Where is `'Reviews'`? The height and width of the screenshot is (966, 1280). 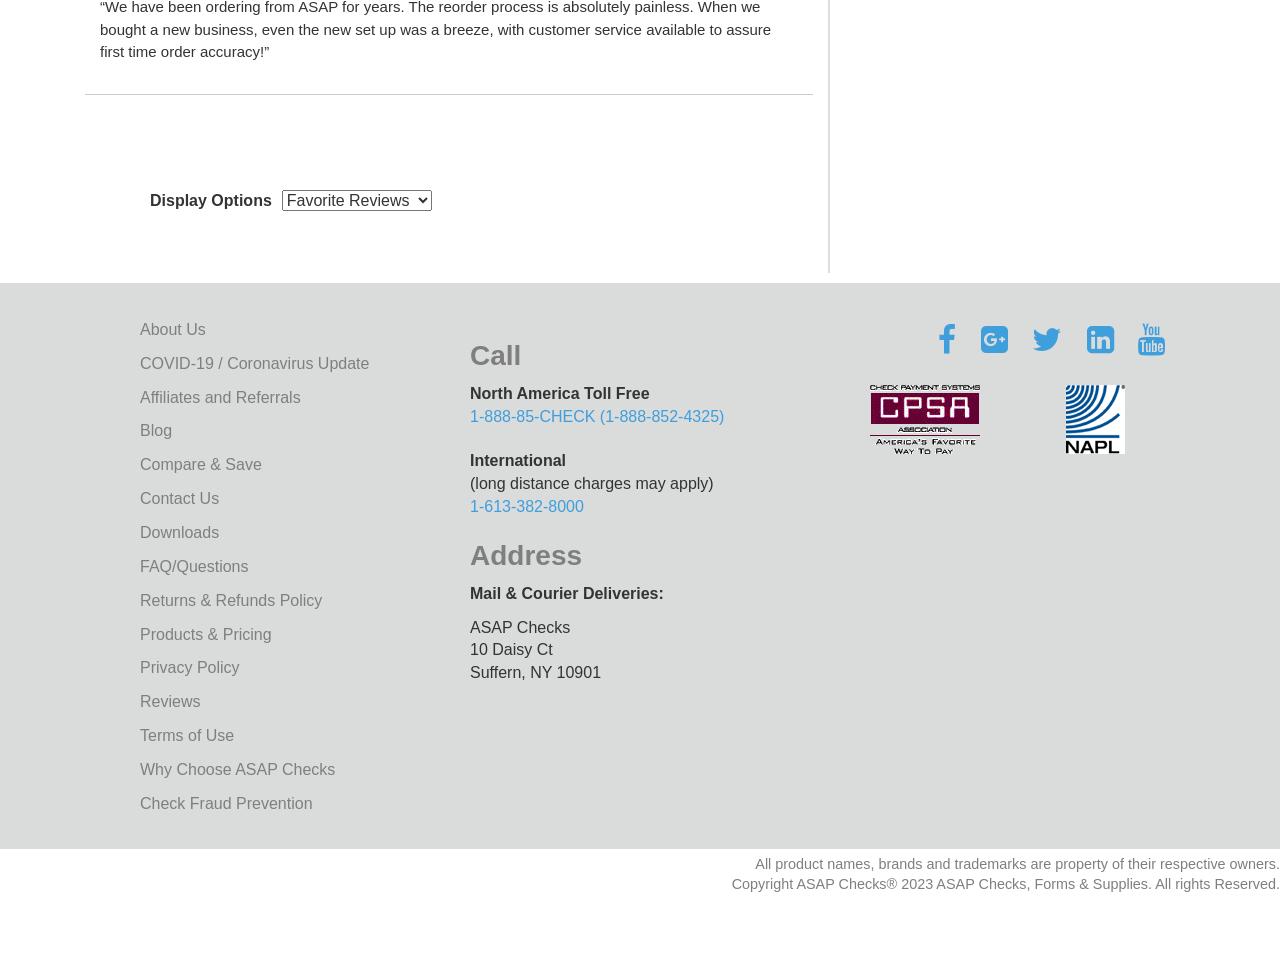
'Reviews' is located at coordinates (169, 700).